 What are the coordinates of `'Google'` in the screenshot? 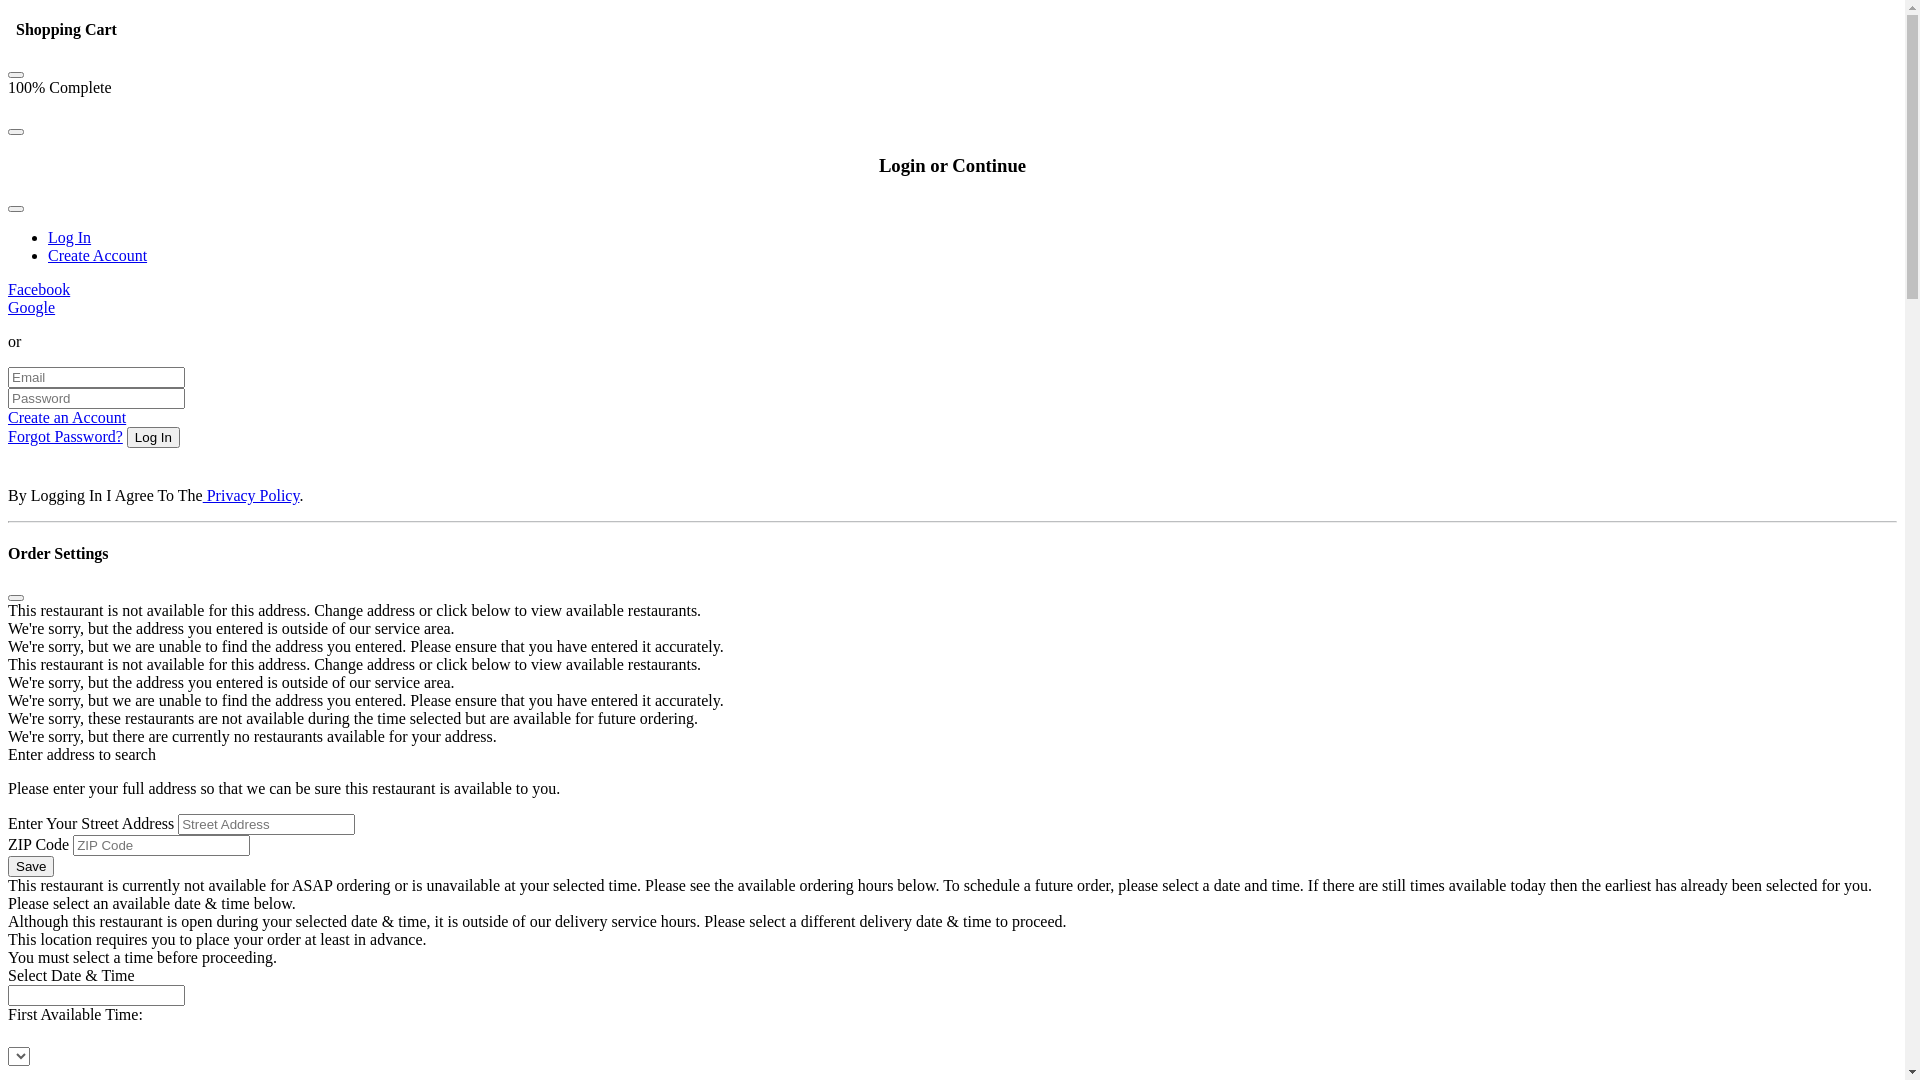 It's located at (8, 307).